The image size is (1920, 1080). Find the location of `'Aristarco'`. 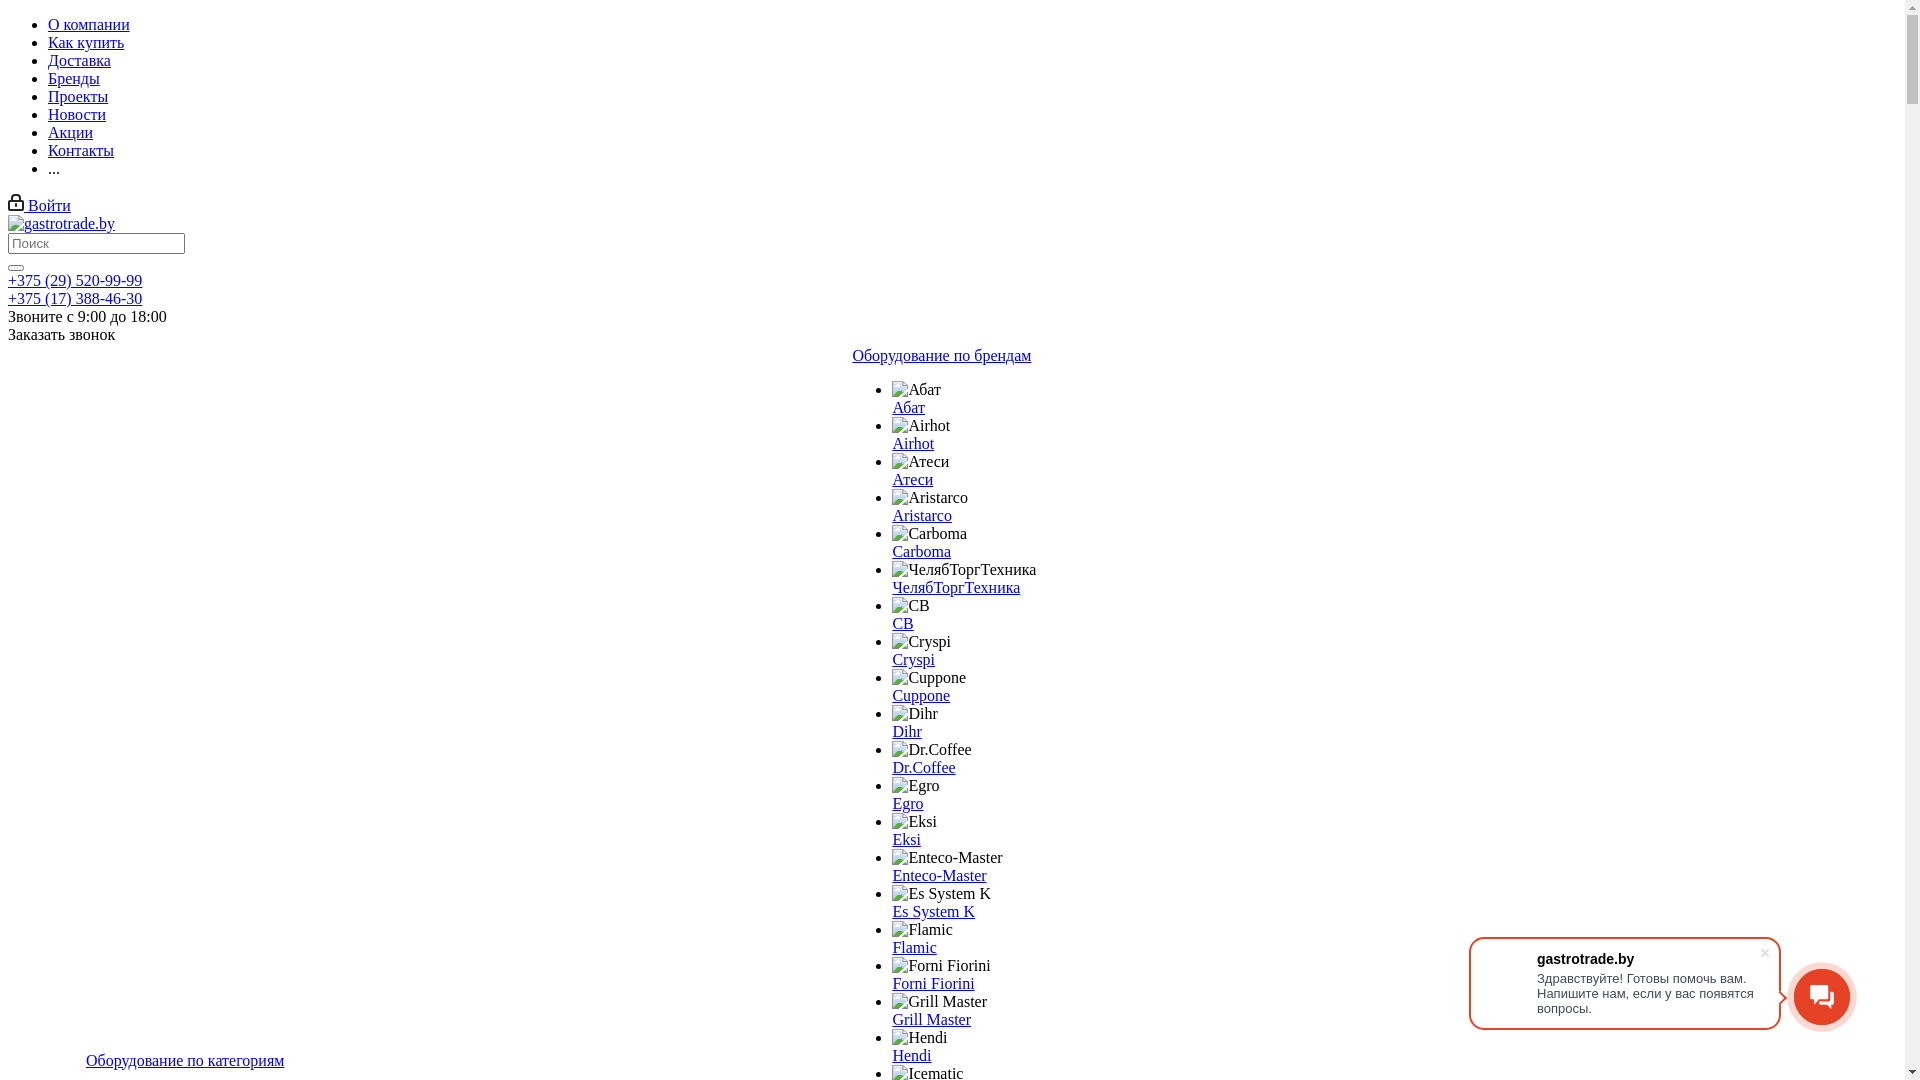

'Aristarco' is located at coordinates (929, 496).